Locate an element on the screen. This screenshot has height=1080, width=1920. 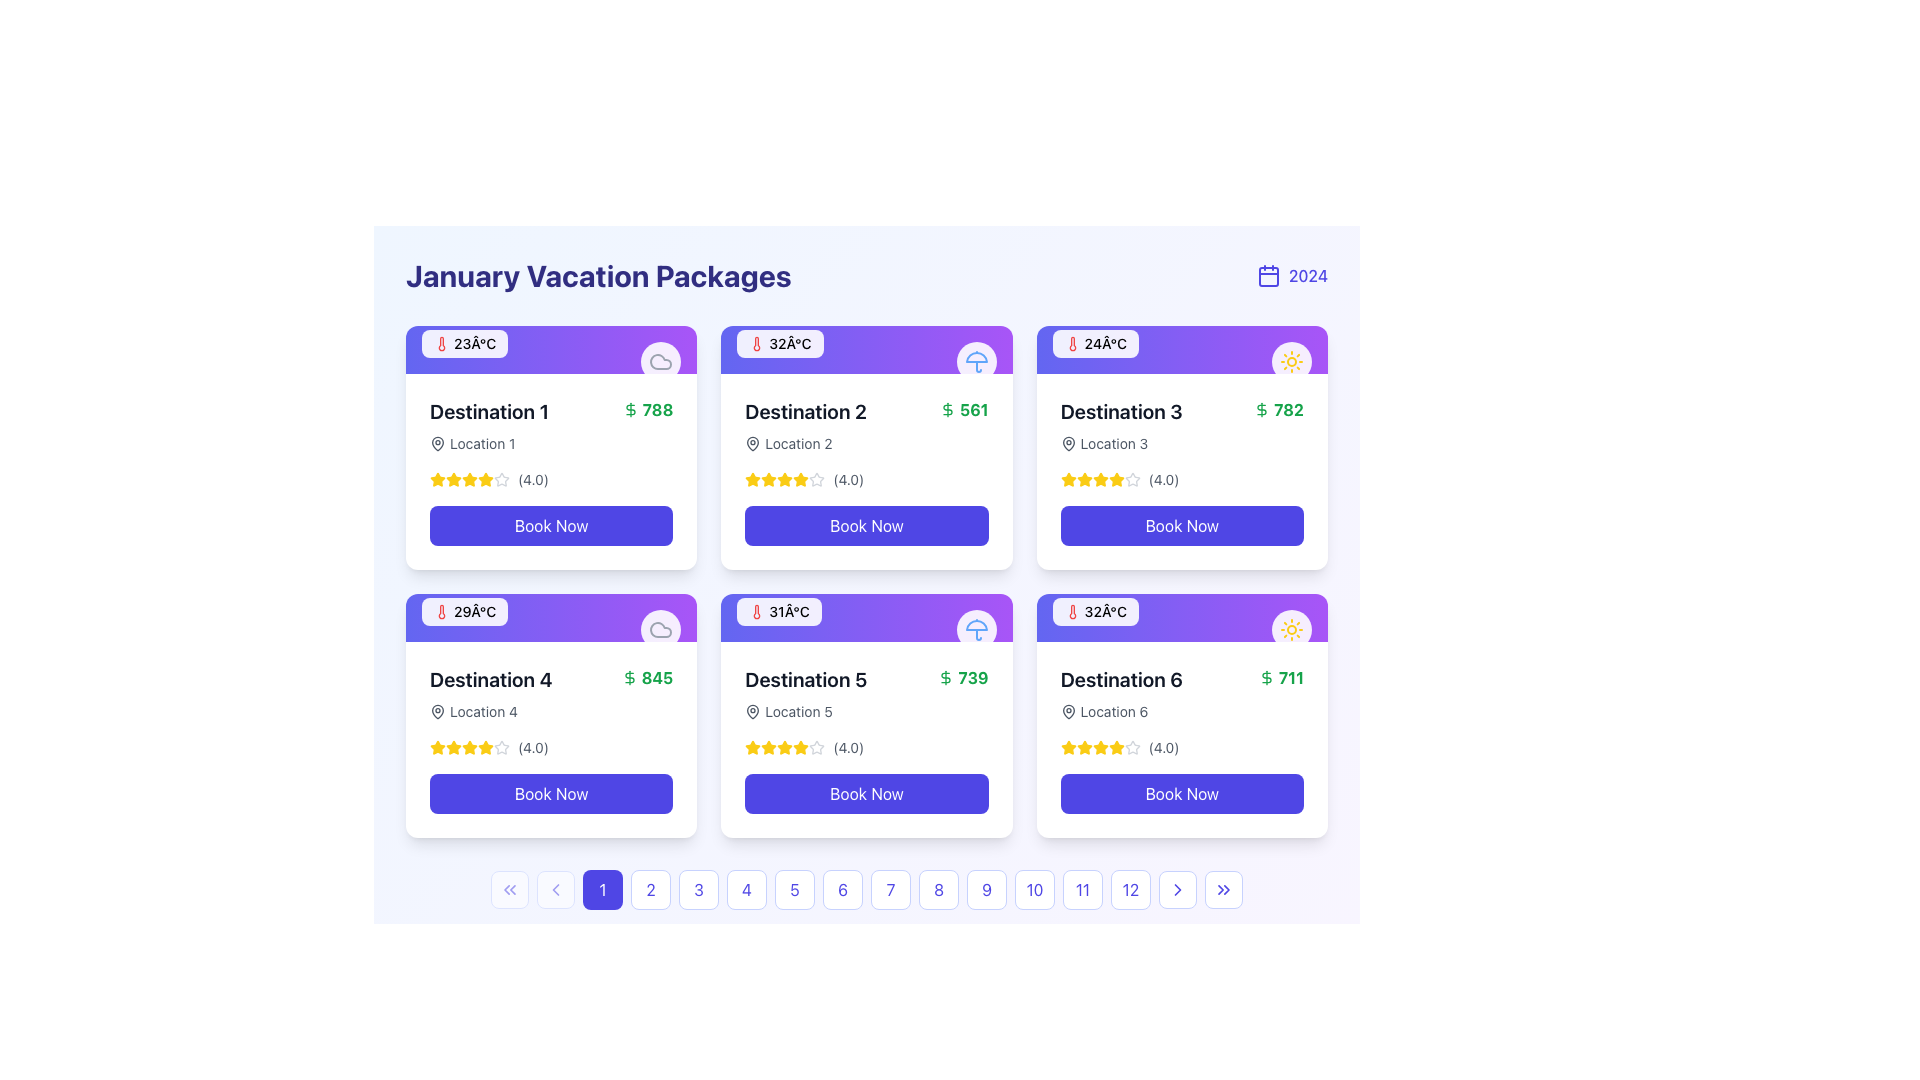
the textual header and subtext group that includes the bold header 'Destination 3' and the subtext 'Location 3', located on the third card in the first row of the grid layout is located at coordinates (1121, 424).